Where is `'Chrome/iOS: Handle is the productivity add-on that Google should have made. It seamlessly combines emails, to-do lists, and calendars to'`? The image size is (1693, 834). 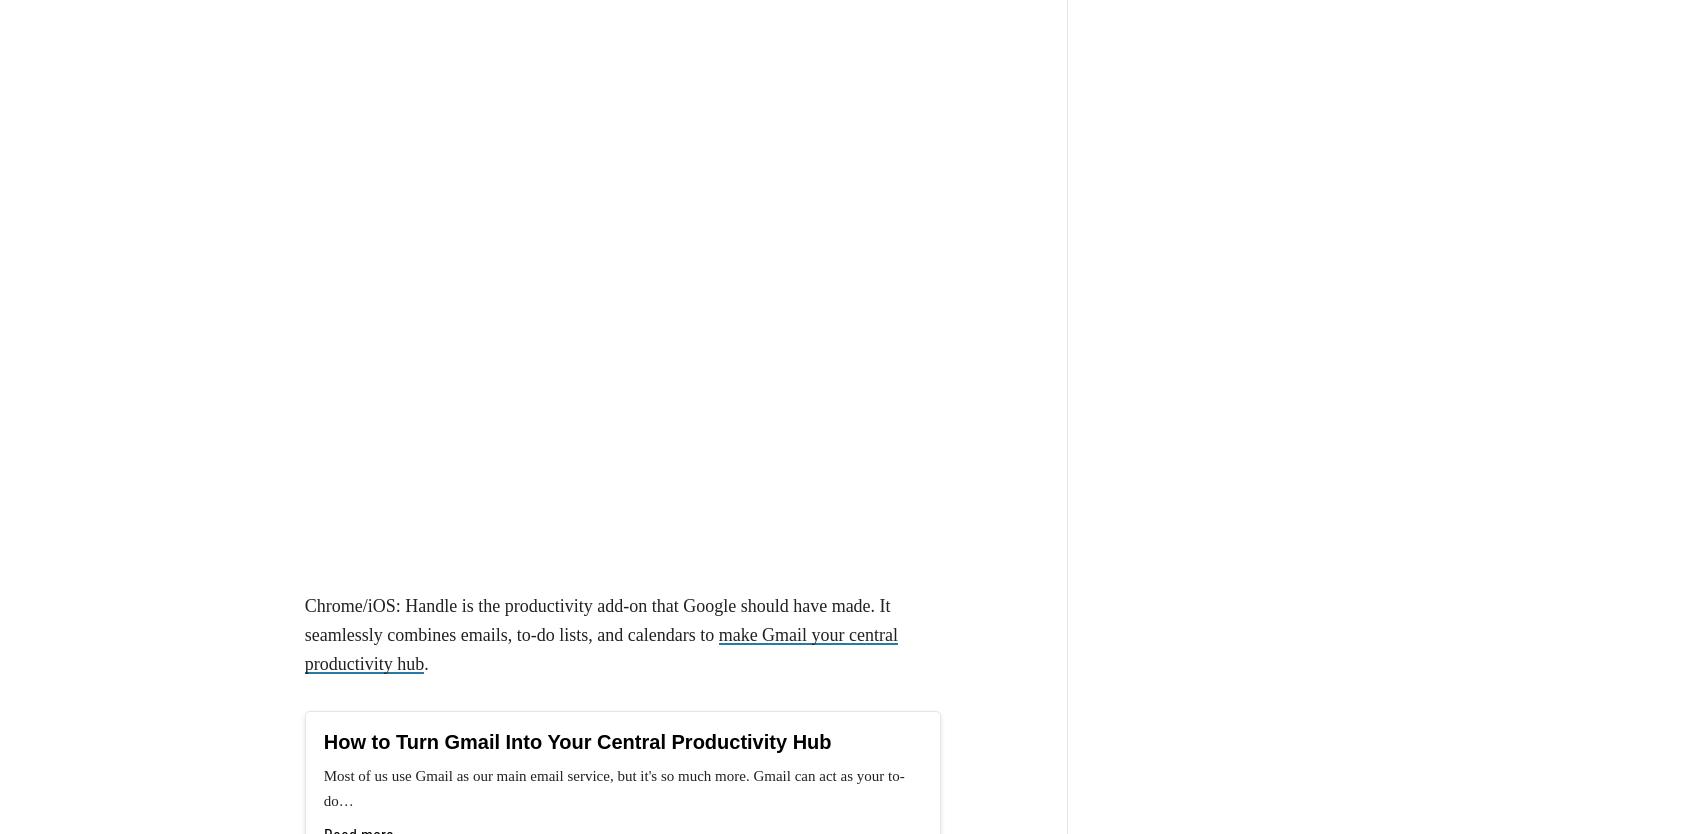 'Chrome/iOS: Handle is the productivity add-on that Google should have made. It seamlessly combines emails, to-do lists, and calendars to' is located at coordinates (596, 248).